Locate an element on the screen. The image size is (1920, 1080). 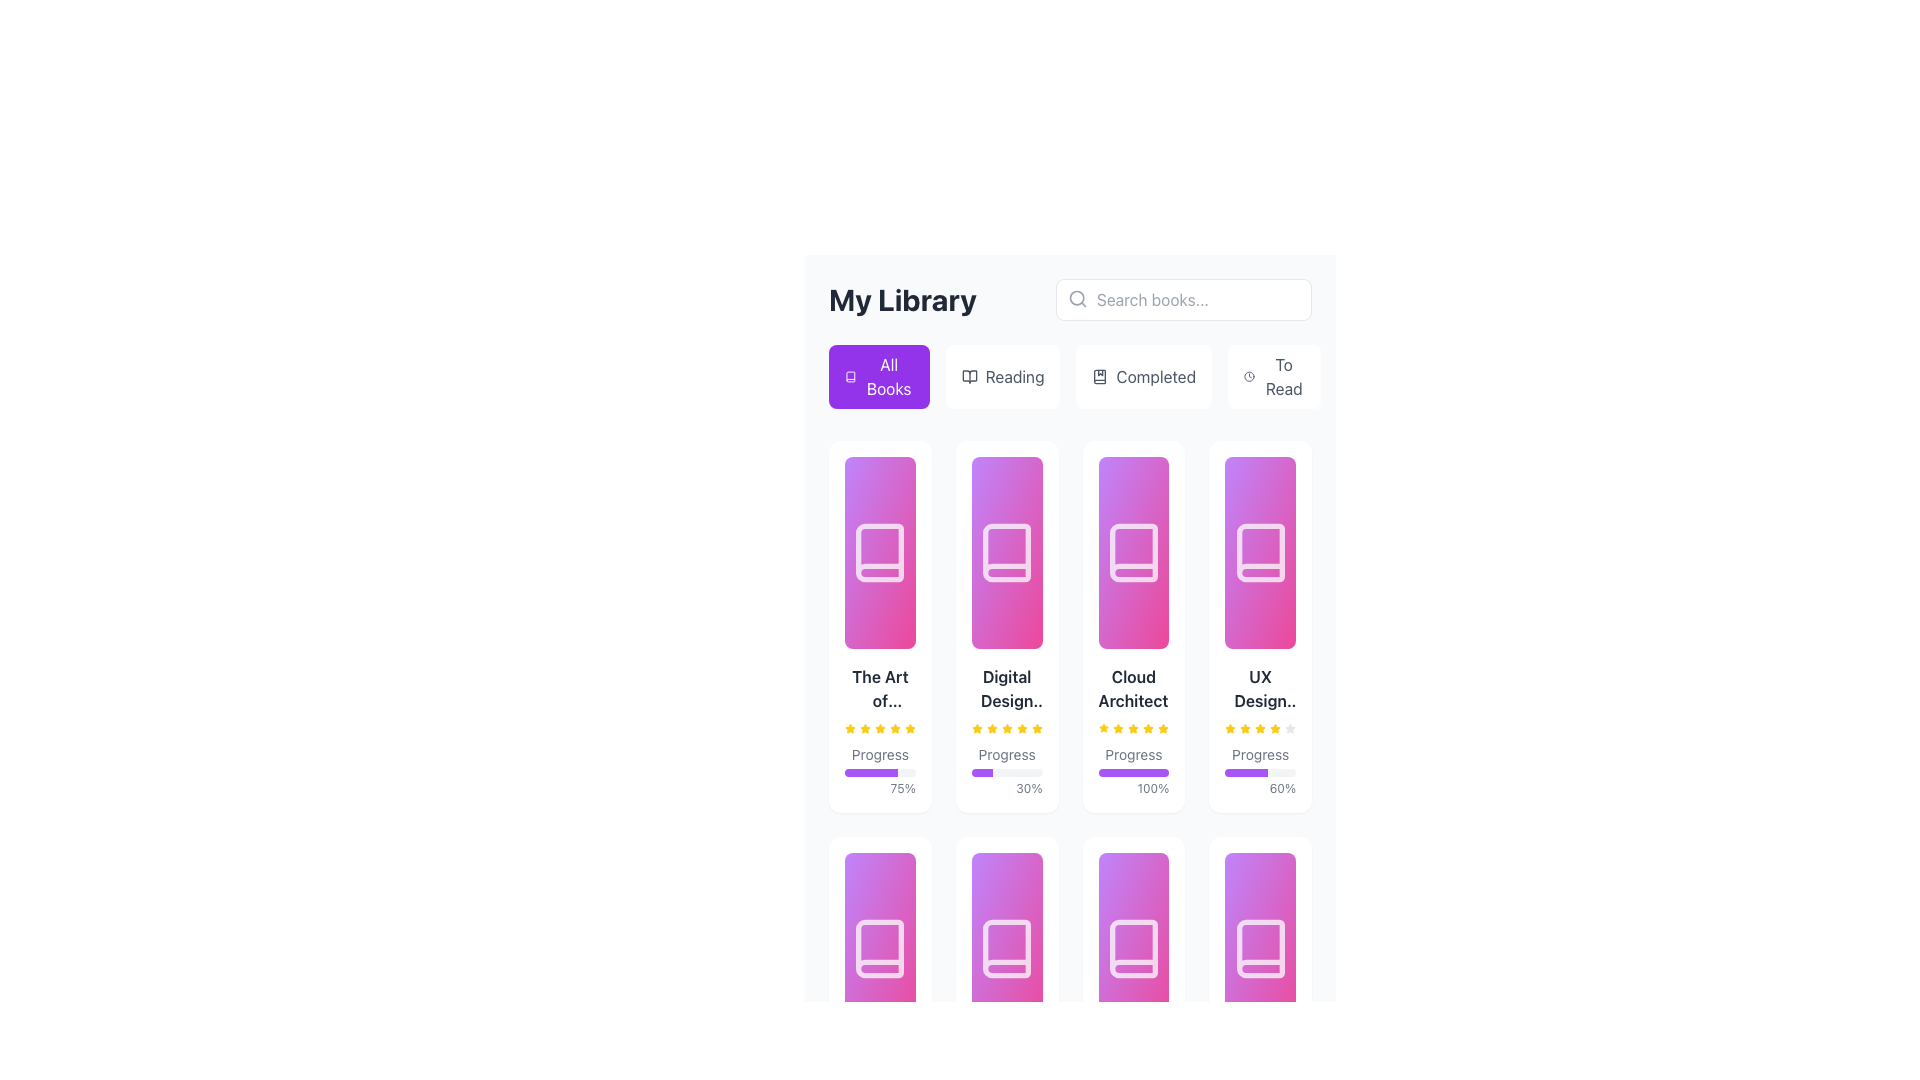
the 'Reading' button, which is the second button from the left in the menu, to filter the list to 'Reading' books is located at coordinates (1003, 377).